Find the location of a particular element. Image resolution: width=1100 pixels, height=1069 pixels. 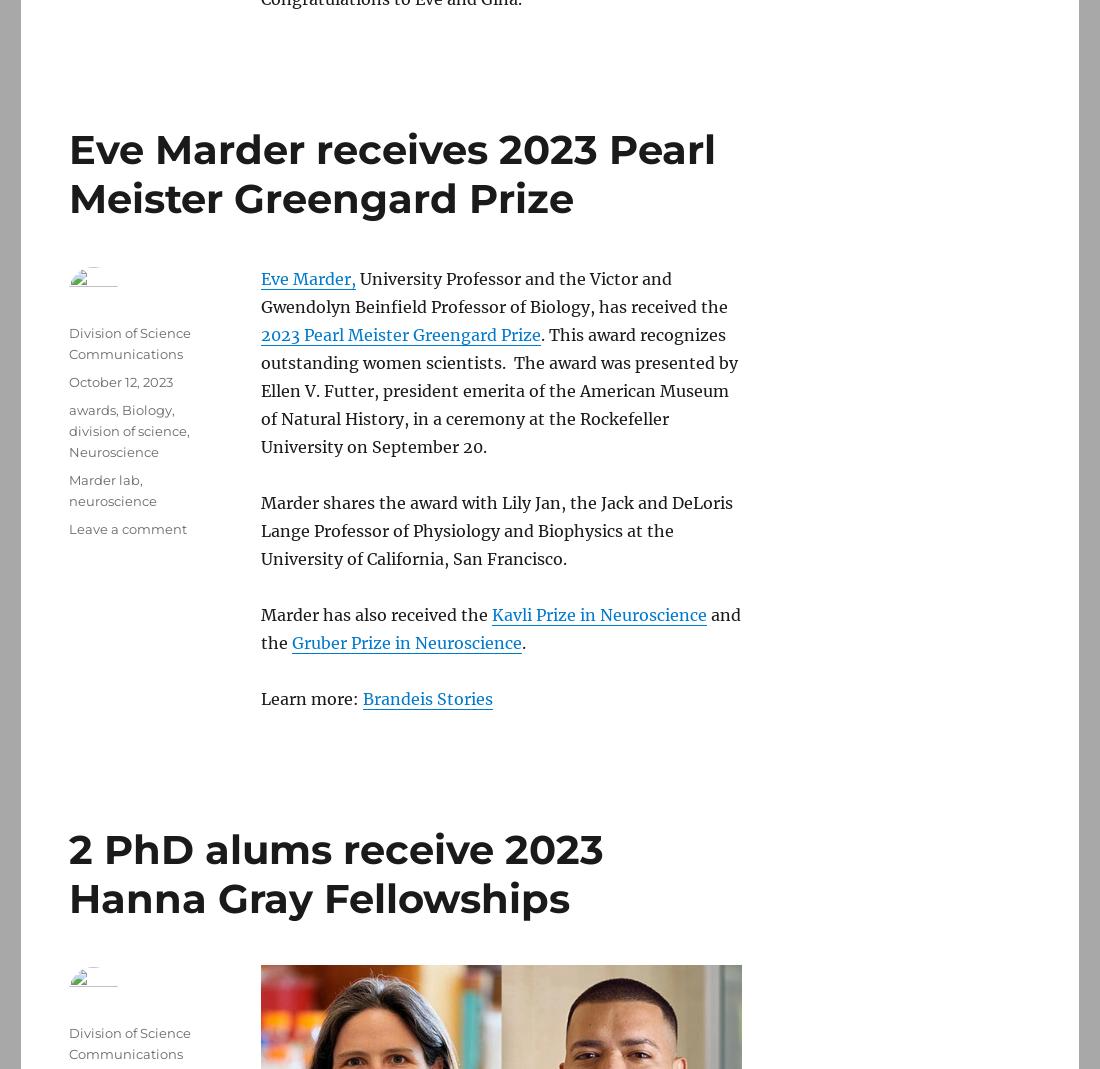

'Marder shares the award with Lily Jan, the Jack and DeLoris Lange Professor of Physiology and Biophysics at the University of California, San Francisco.' is located at coordinates (496, 529).